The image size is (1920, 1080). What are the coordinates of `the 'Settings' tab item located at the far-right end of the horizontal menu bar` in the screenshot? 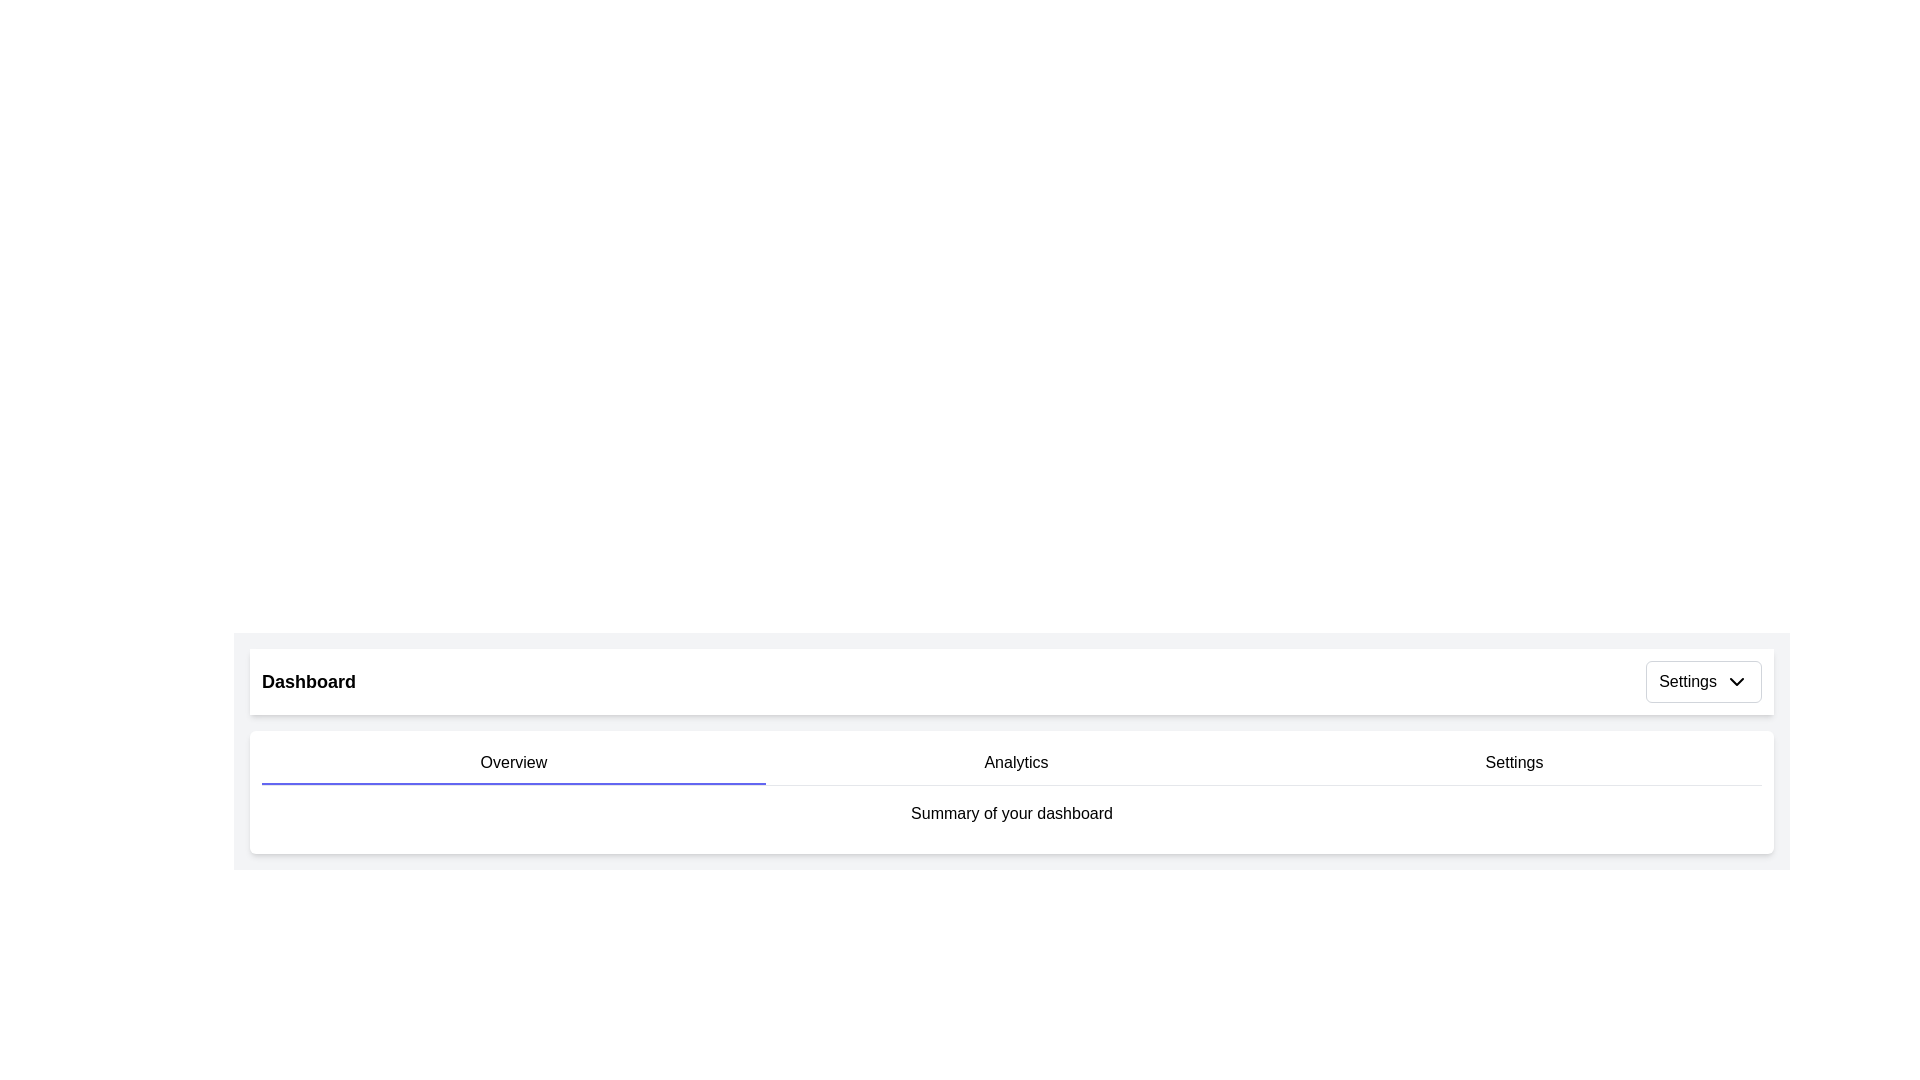 It's located at (1514, 763).